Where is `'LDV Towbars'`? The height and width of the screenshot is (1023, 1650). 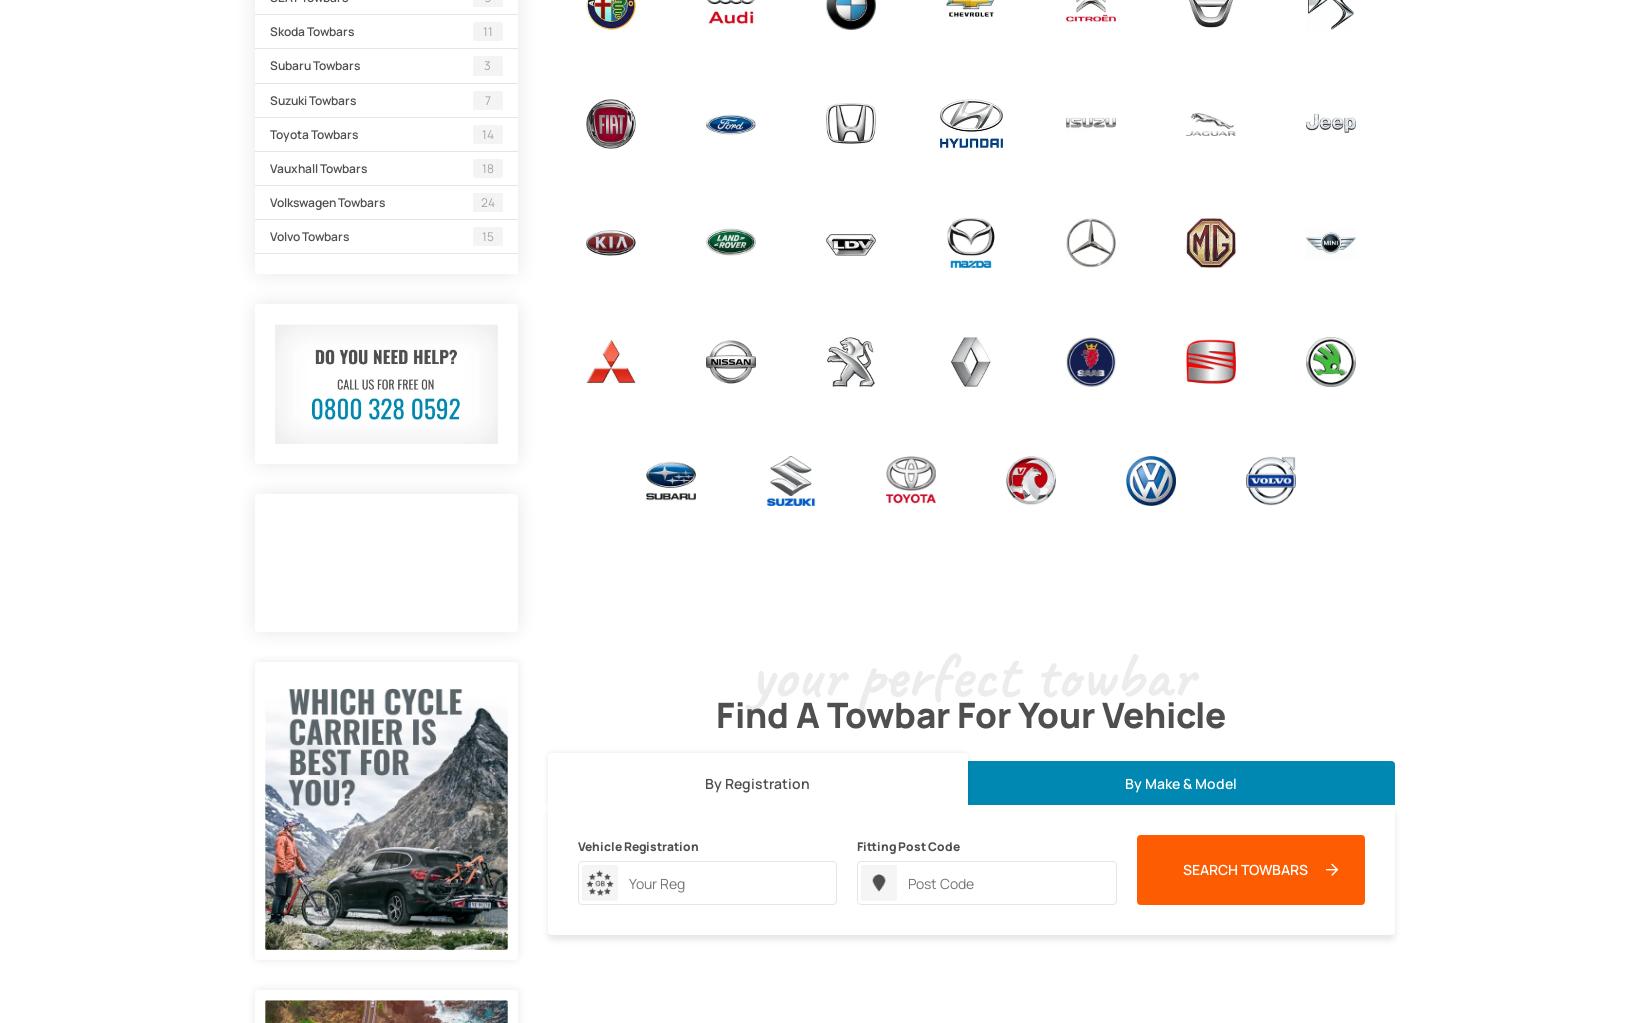
'LDV Towbars' is located at coordinates (817, 279).